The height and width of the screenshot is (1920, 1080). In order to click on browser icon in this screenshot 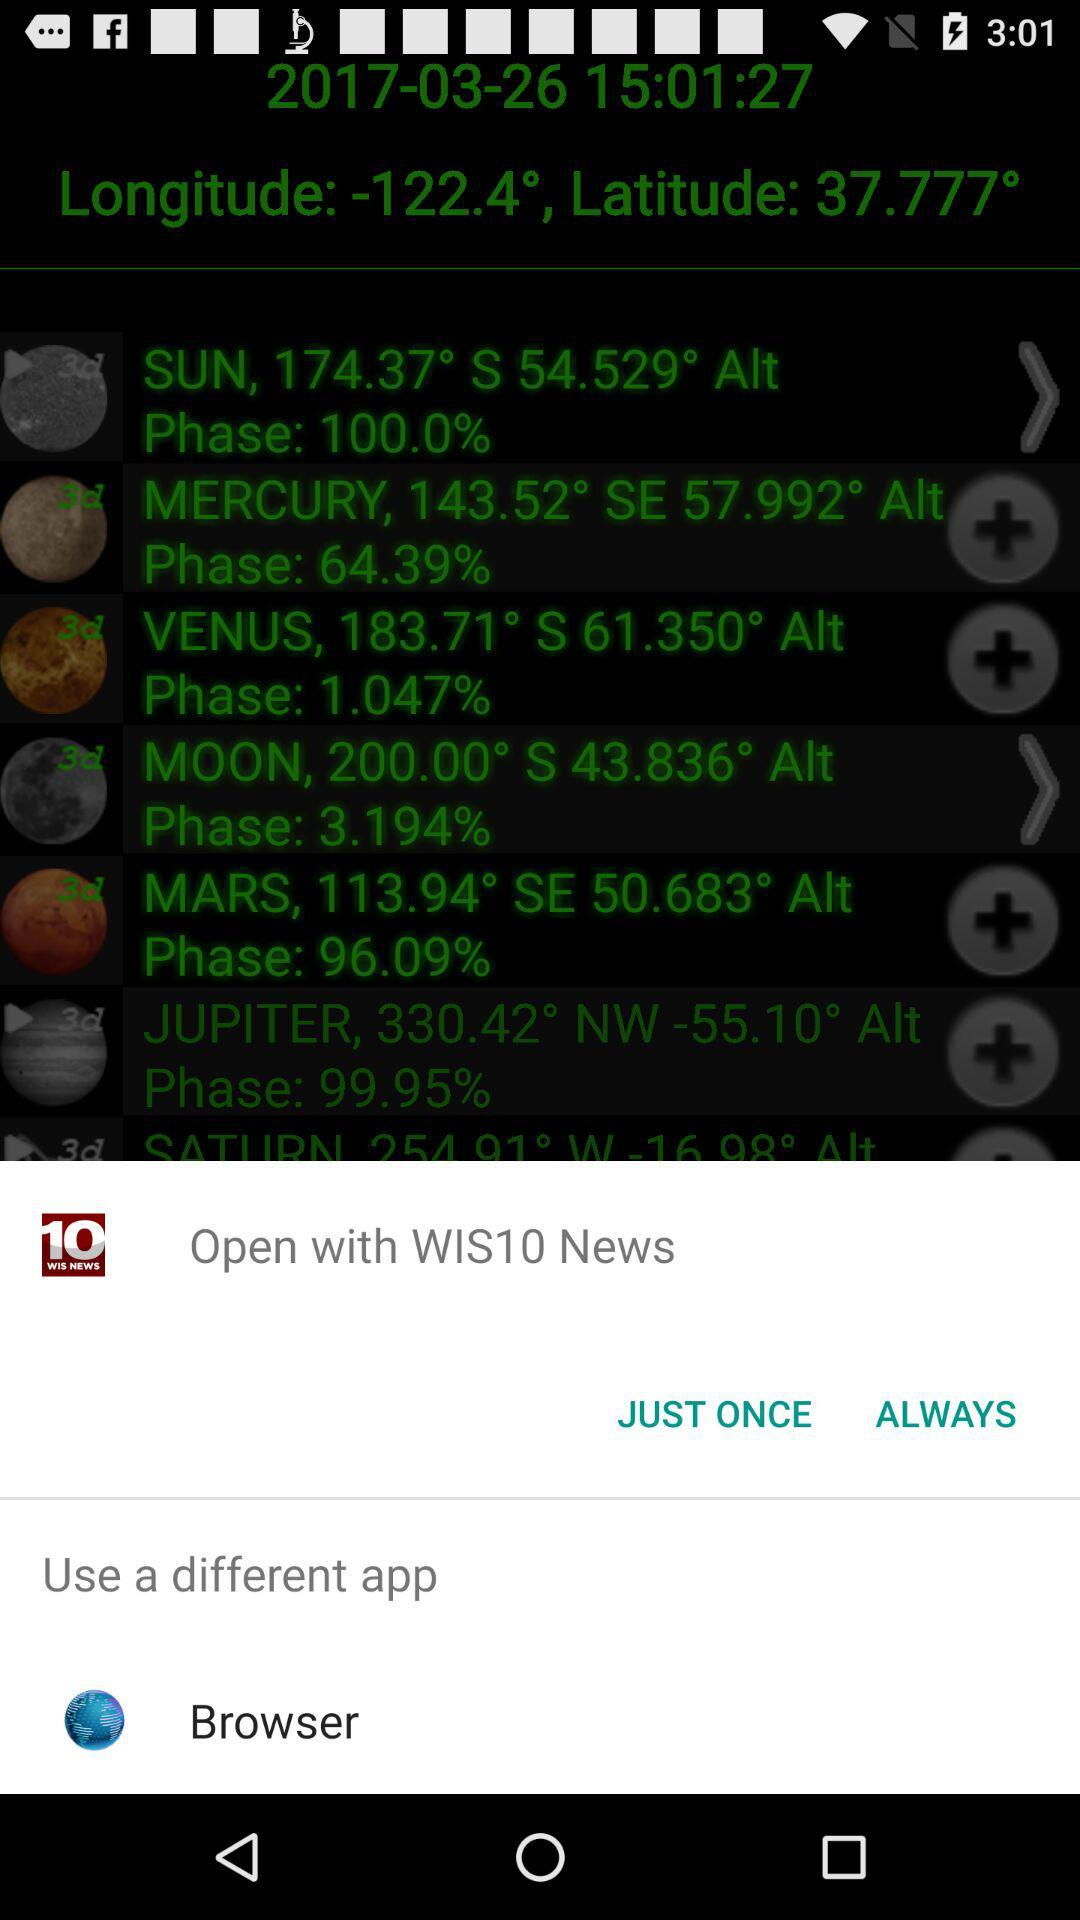, I will do `click(274, 1719)`.